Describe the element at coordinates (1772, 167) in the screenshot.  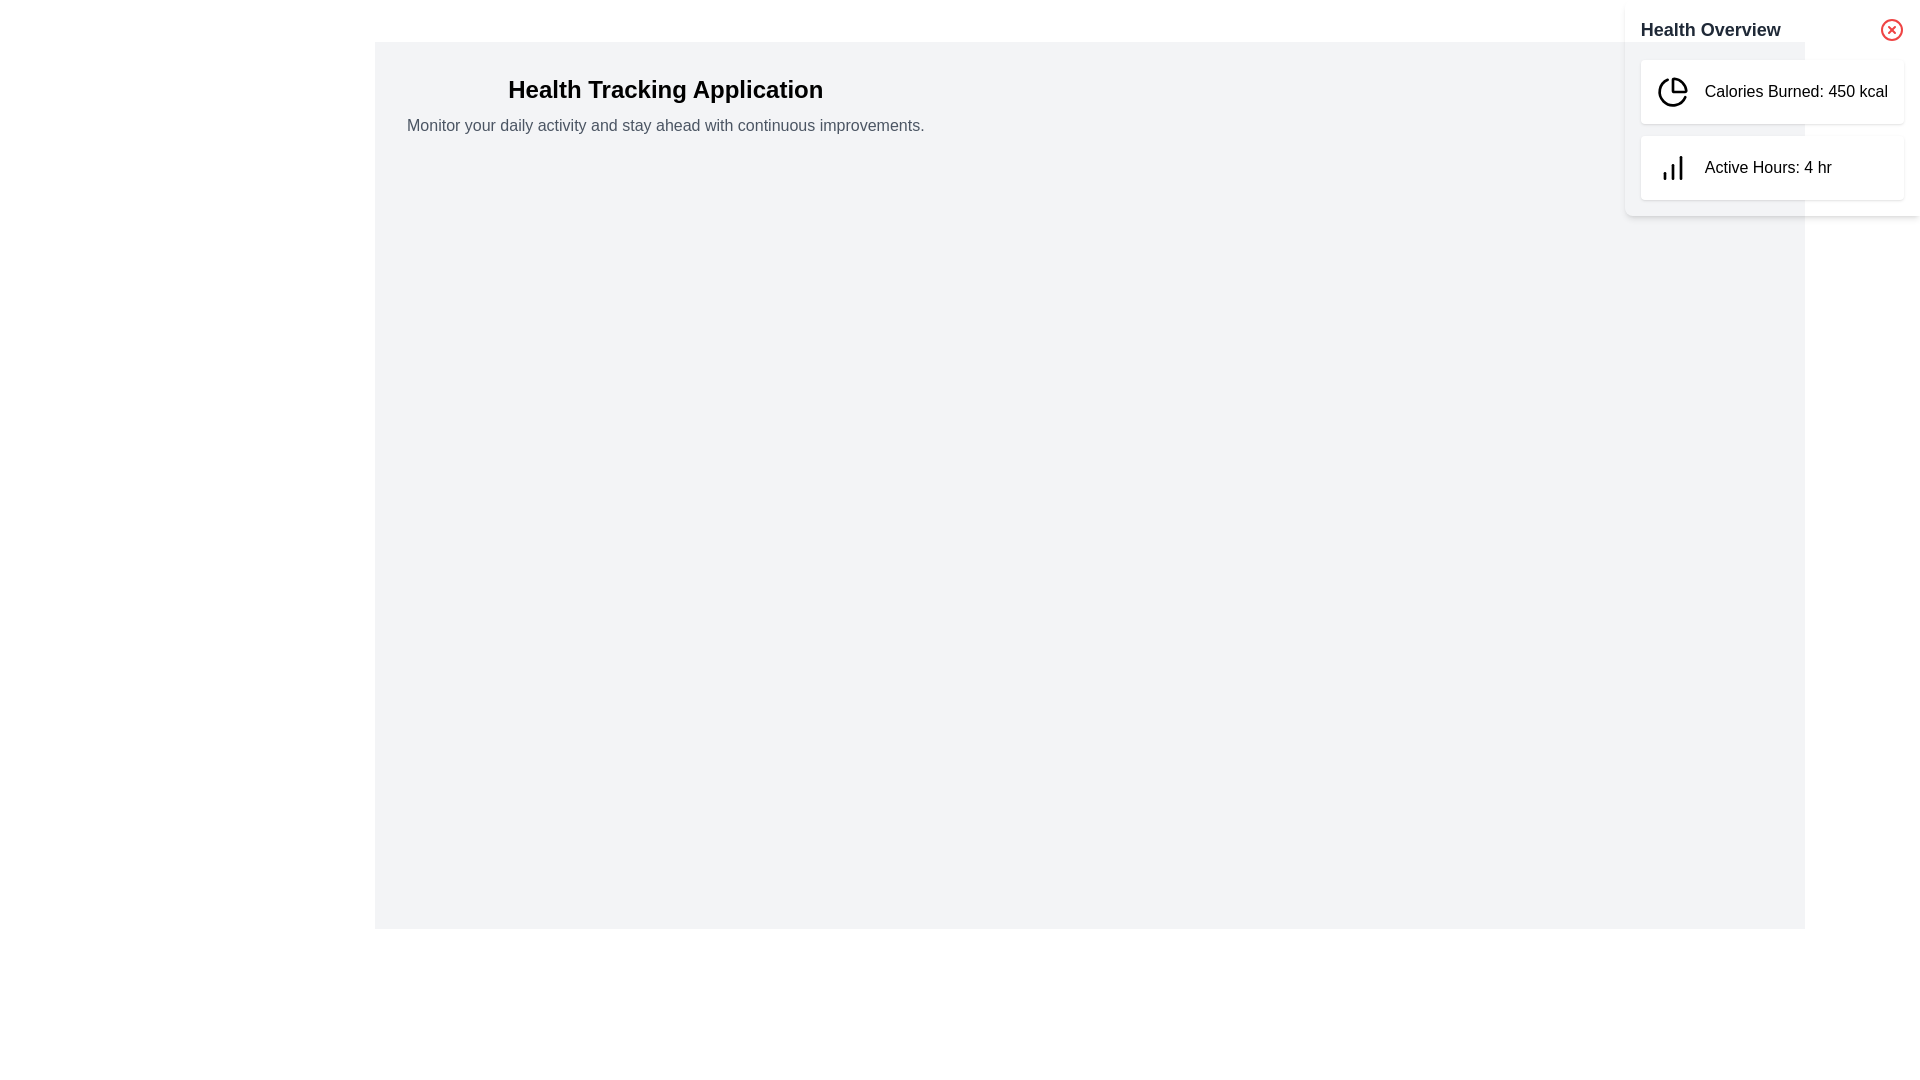
I see `information displayed in the Info card that shows 'Active Hours: 4 hr' with a pink bar chart icon, located on the right side of the Health Overview section` at that location.